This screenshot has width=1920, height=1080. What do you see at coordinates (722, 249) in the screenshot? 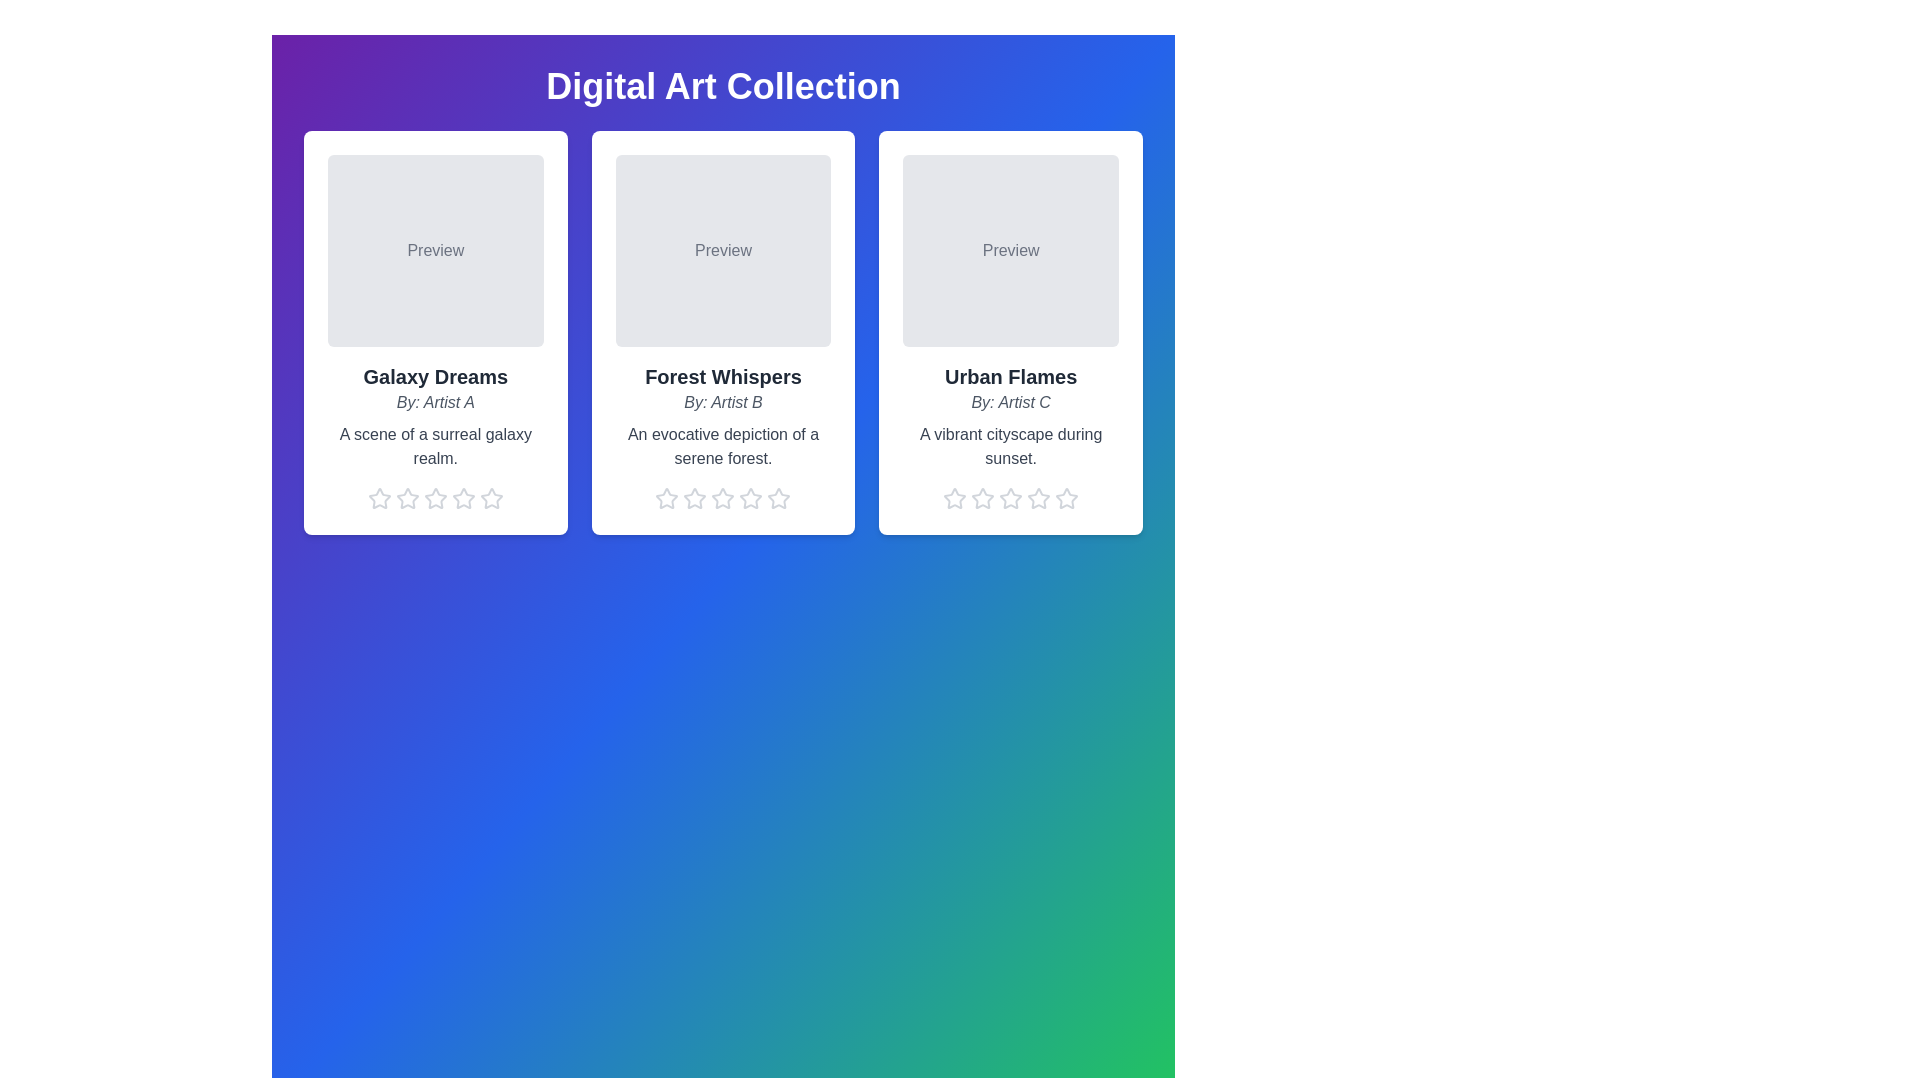
I see `the preview placeholder for the artwork titled 'Forest Whispers'` at bounding box center [722, 249].